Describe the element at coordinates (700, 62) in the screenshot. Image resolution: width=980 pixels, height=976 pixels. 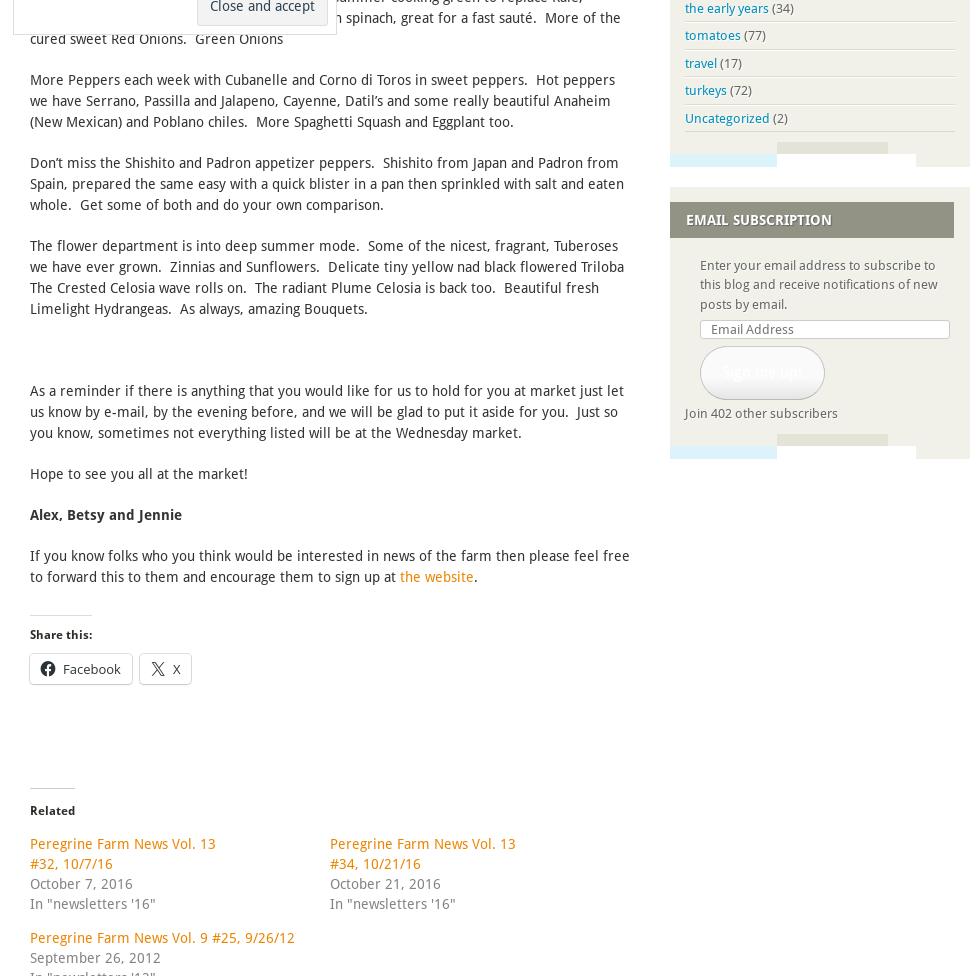
I see `'travel'` at that location.